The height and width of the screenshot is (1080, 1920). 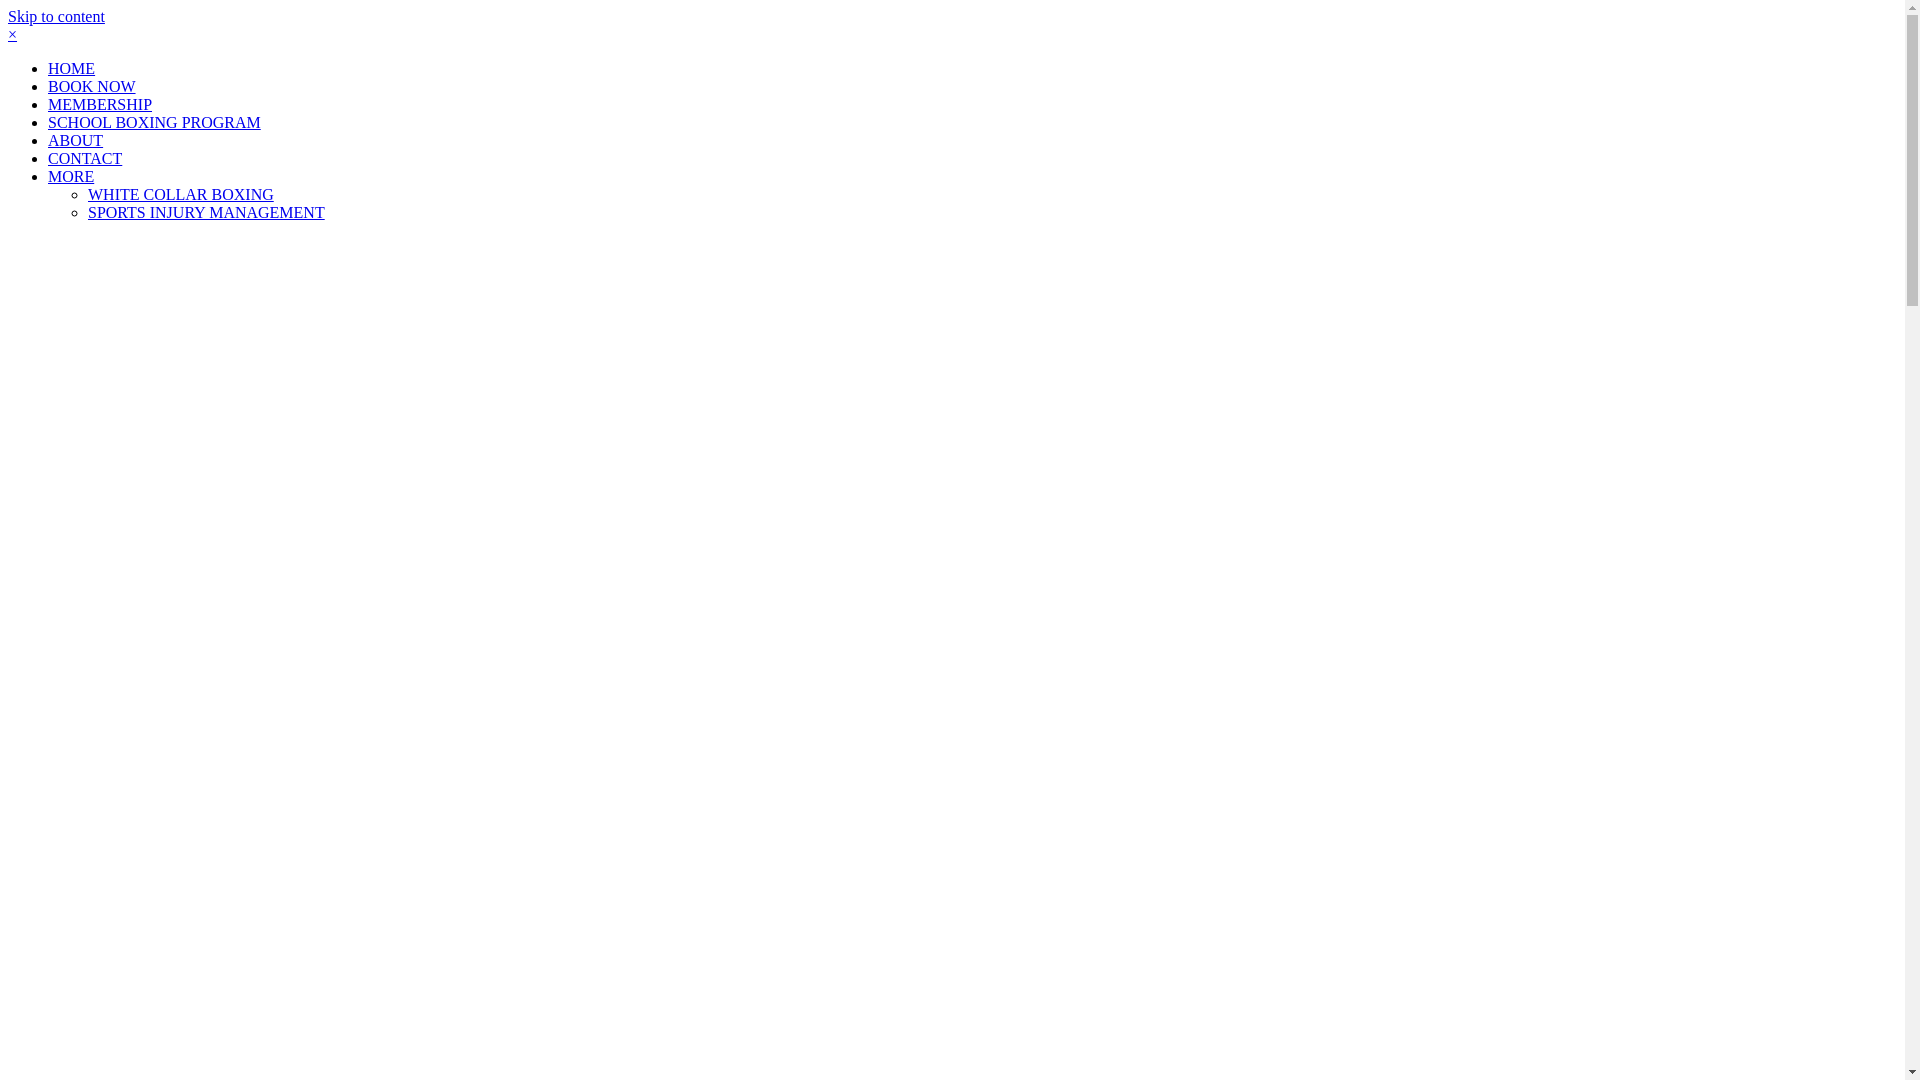 I want to click on 'BOOK NOW', so click(x=90, y=85).